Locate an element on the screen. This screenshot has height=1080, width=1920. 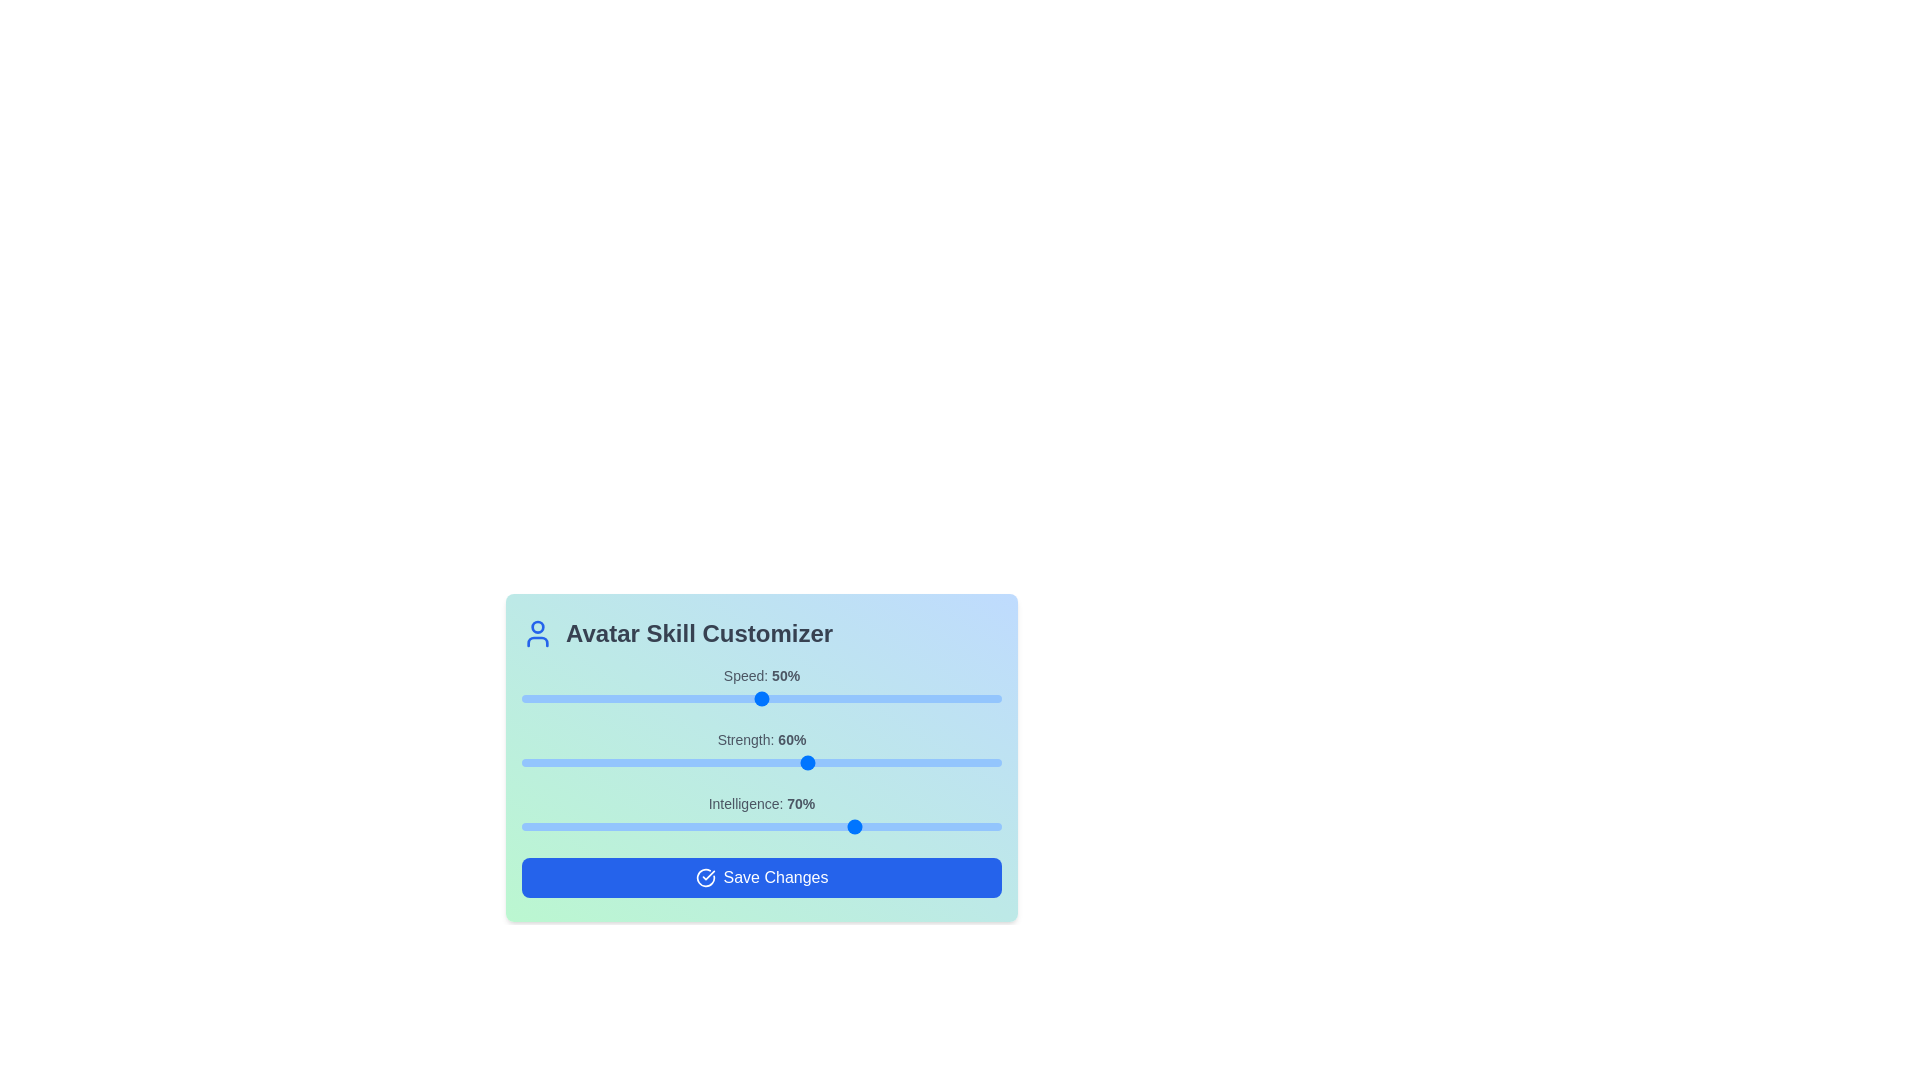
the knob of the 'Intelligence: 70%' slider located within the 'Avatar Skill Customizer' card is located at coordinates (761, 816).